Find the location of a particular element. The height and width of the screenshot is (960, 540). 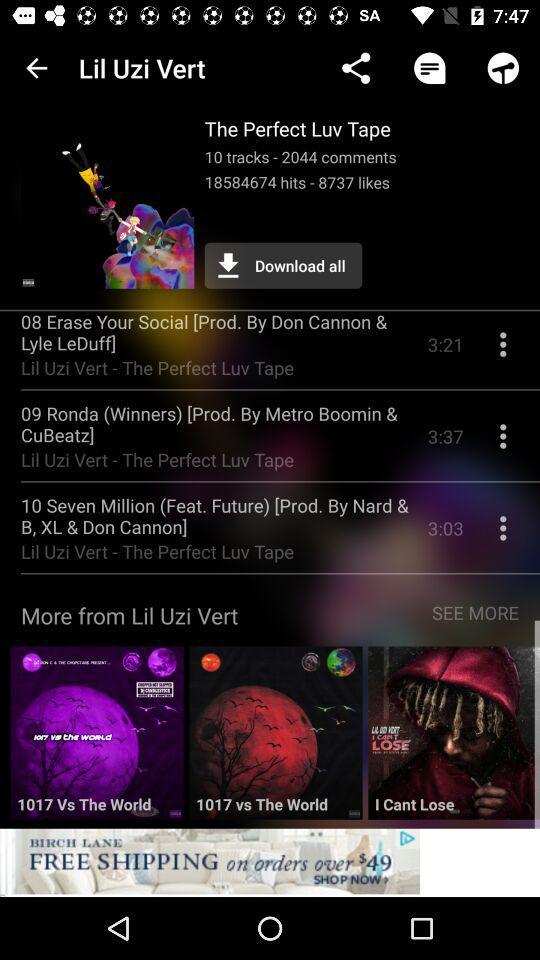

to choose highlighted music is located at coordinates (274, 739).